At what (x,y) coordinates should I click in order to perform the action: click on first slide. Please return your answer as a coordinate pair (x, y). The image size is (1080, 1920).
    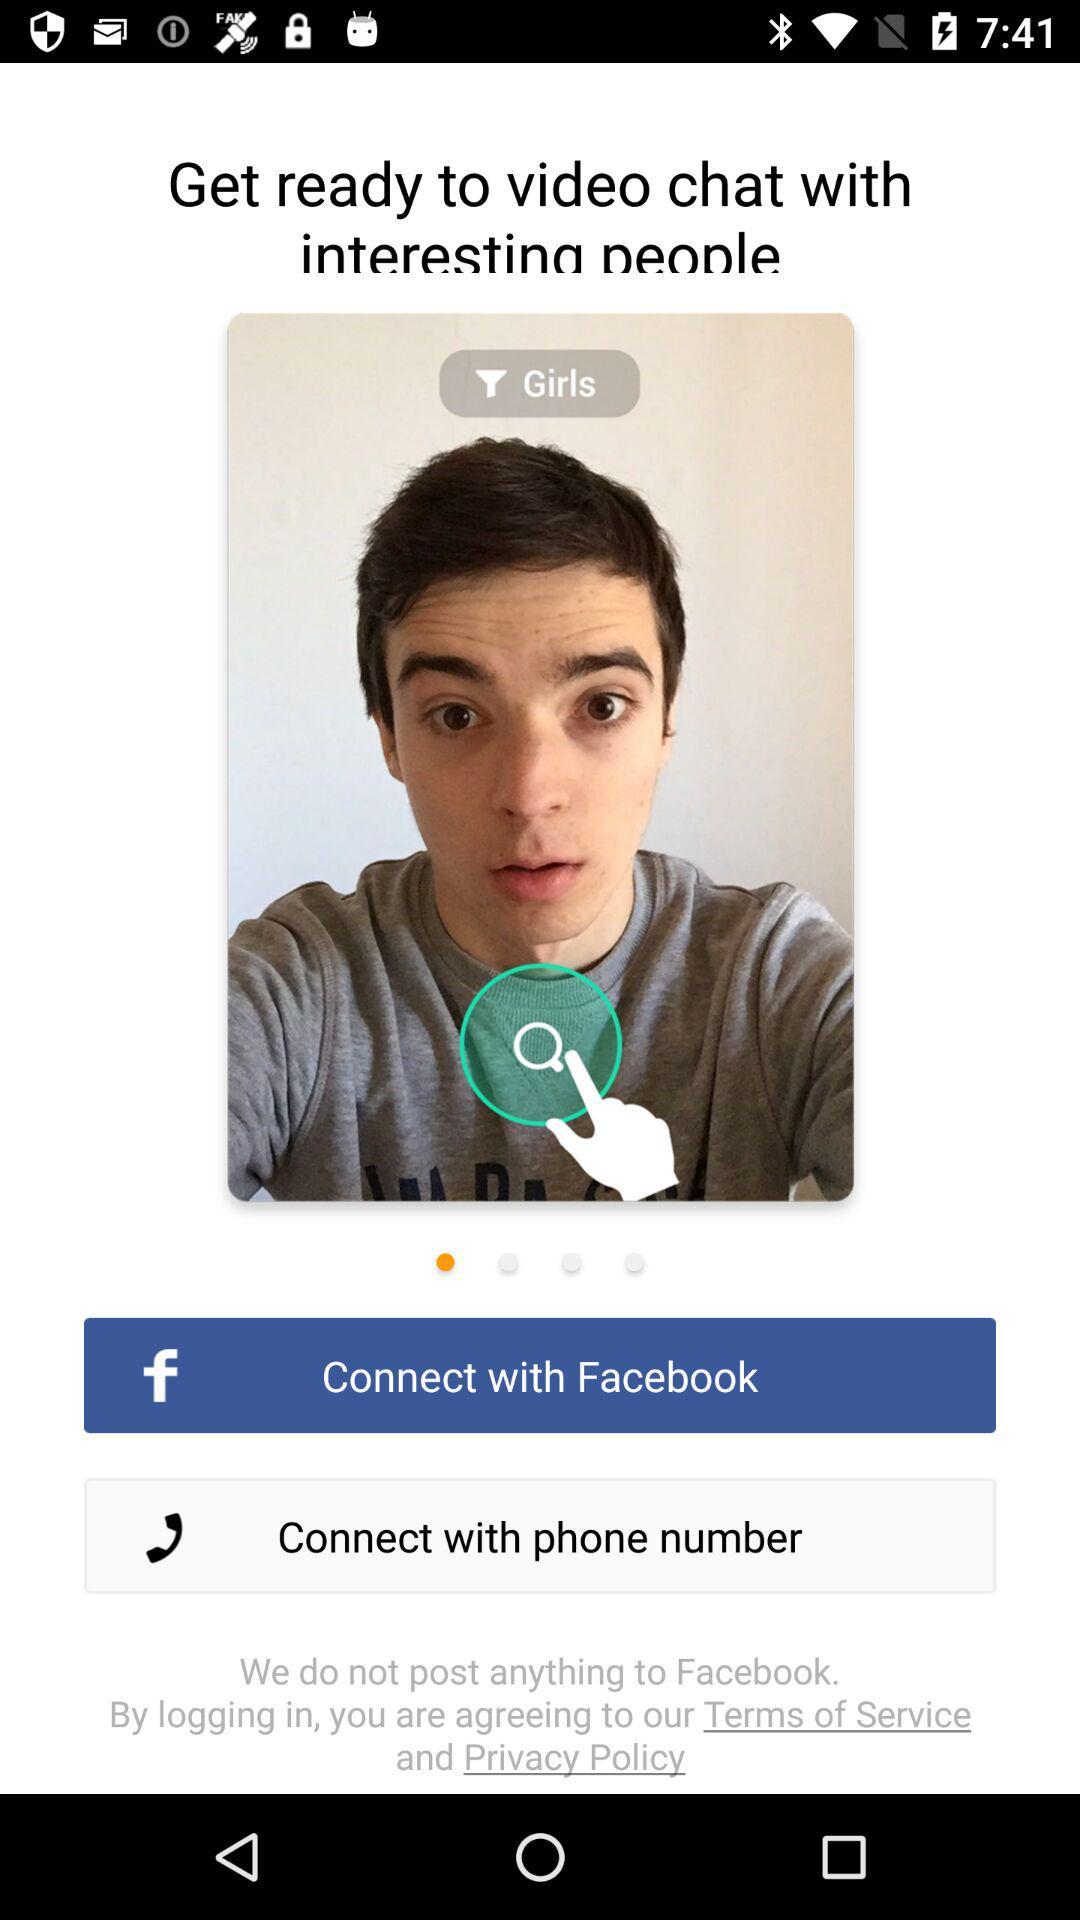
    Looking at the image, I should click on (444, 1261).